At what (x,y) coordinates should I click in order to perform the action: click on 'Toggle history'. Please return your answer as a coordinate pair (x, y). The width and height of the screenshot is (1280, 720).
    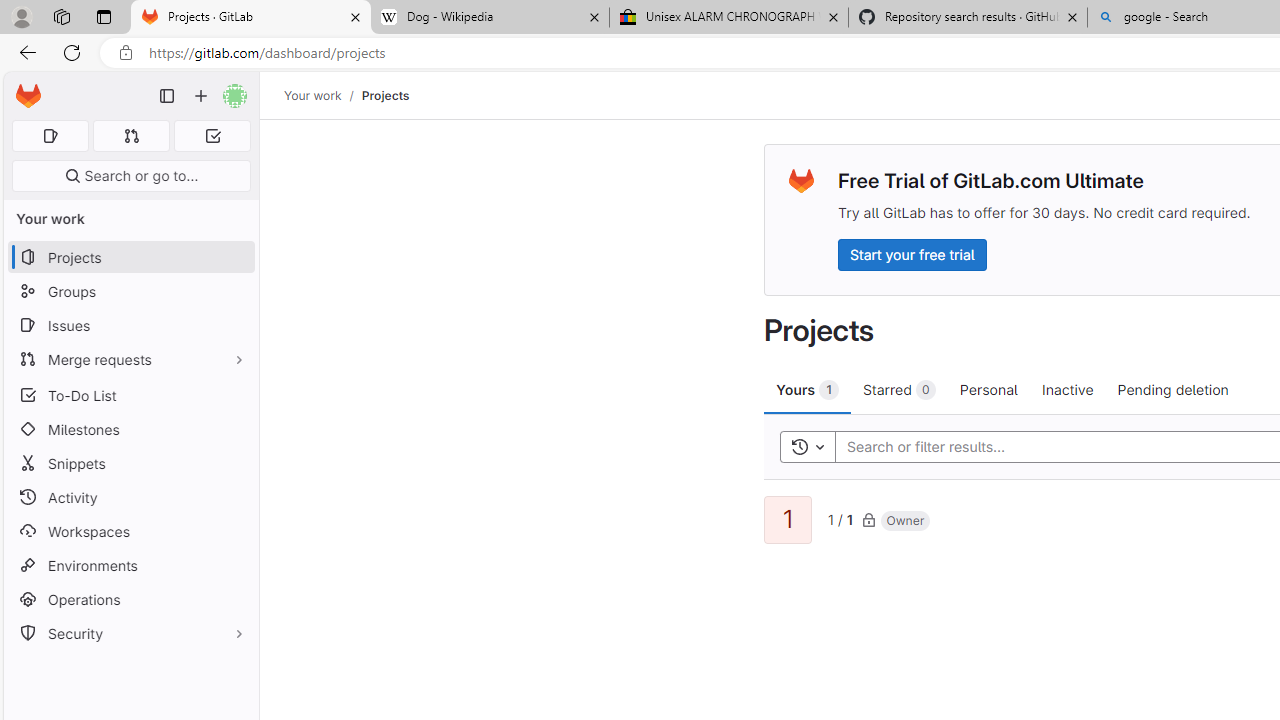
    Looking at the image, I should click on (807, 445).